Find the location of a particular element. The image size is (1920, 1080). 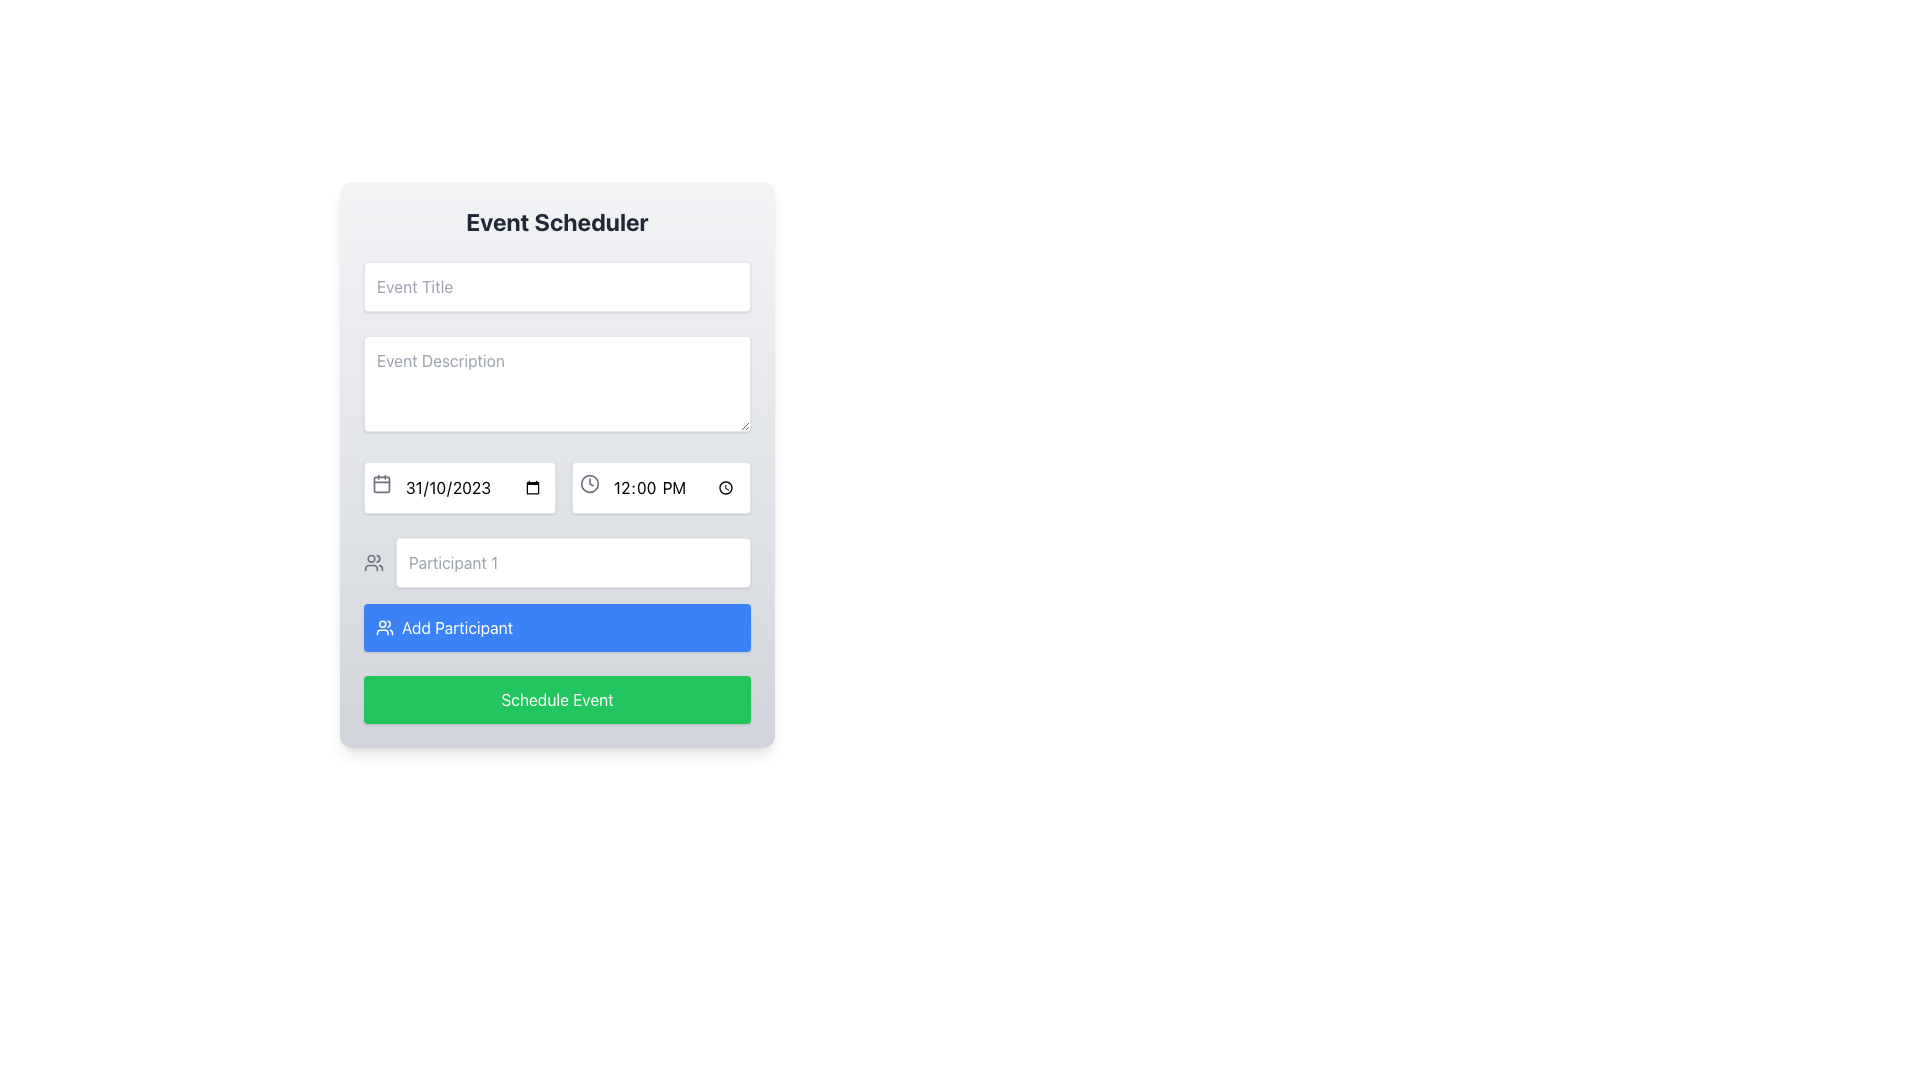

the circular clock icon with a minimalist design, located in the right section of the interface, next to the time input field is located at coordinates (589, 483).